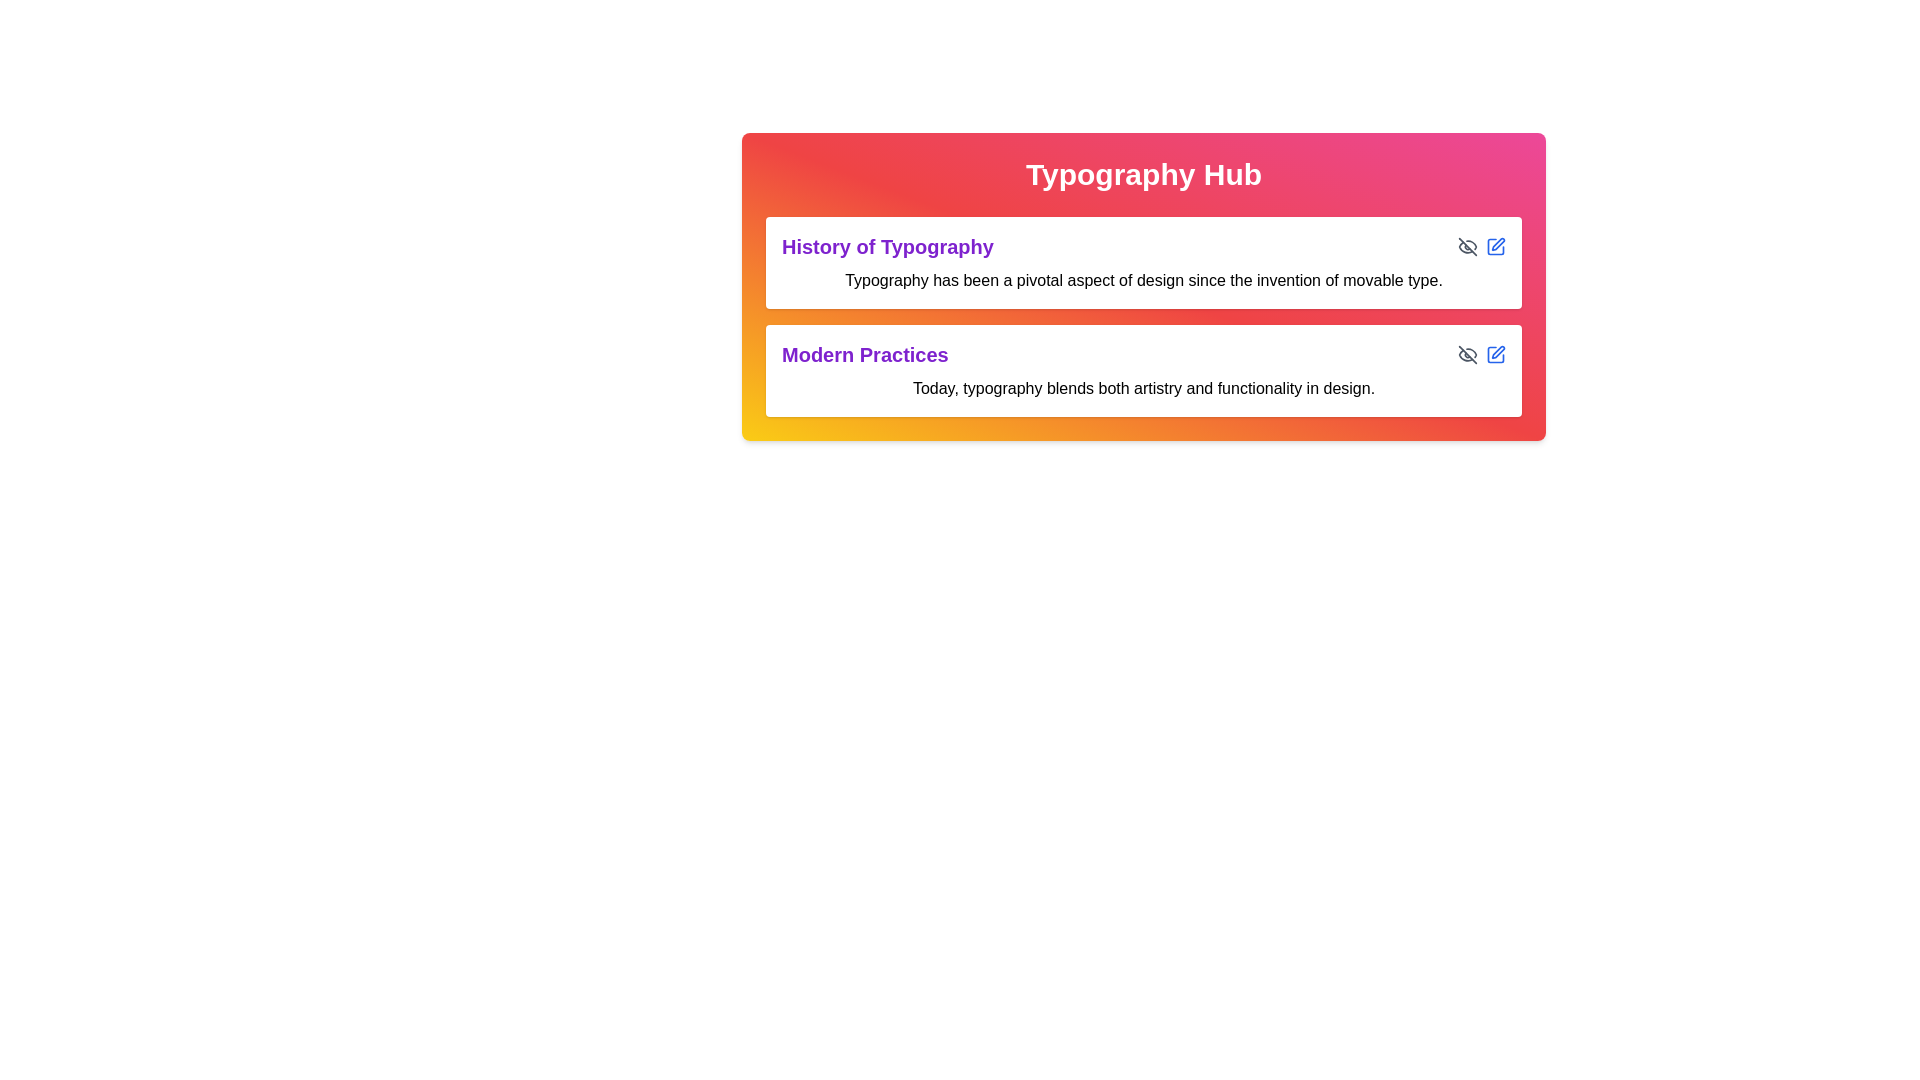  Describe the element at coordinates (1482, 353) in the screenshot. I see `on the icon group consisting of an 'eye with a slash' and a 'pen in a square', located at the right end of the 'Modern Practices' row for potential additional actions` at that location.